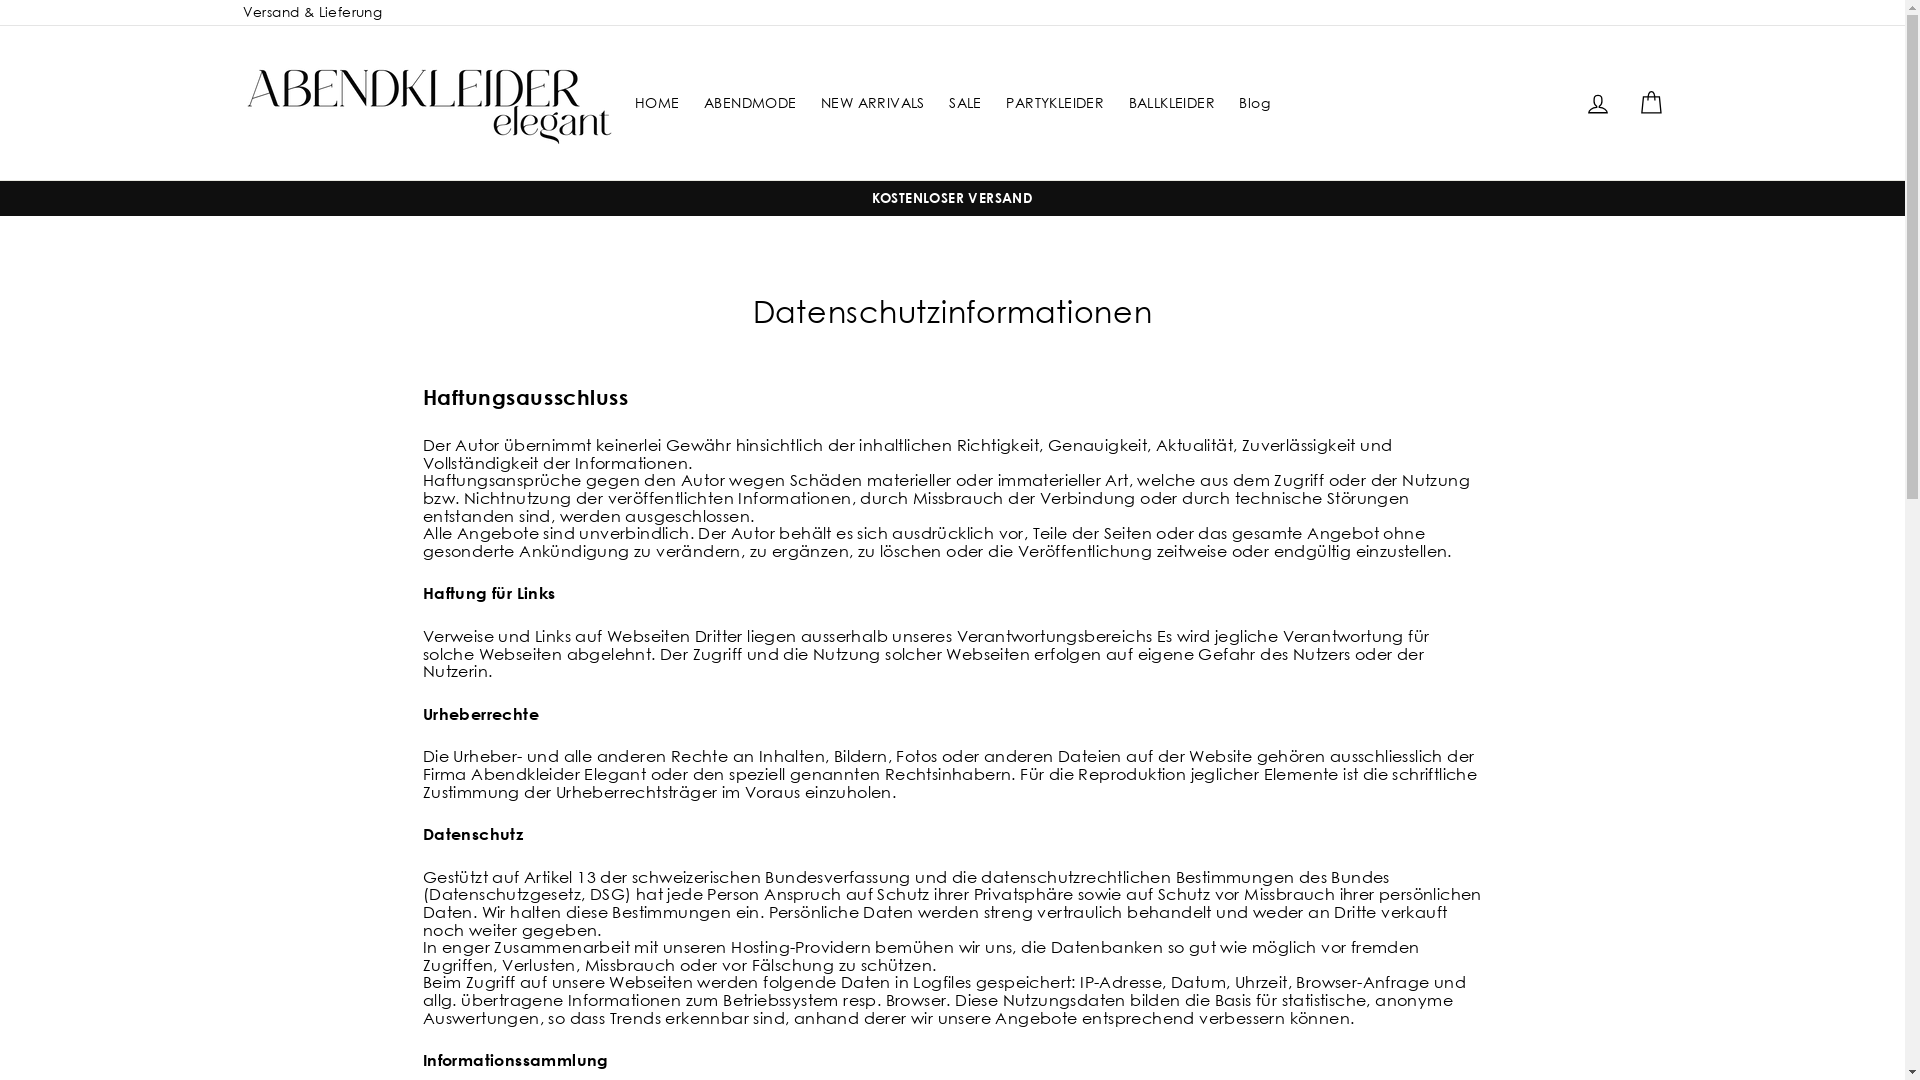 Image resolution: width=1920 pixels, height=1080 pixels. Describe the element at coordinates (996, 103) in the screenshot. I see `'PARTYKLEIDER'` at that location.